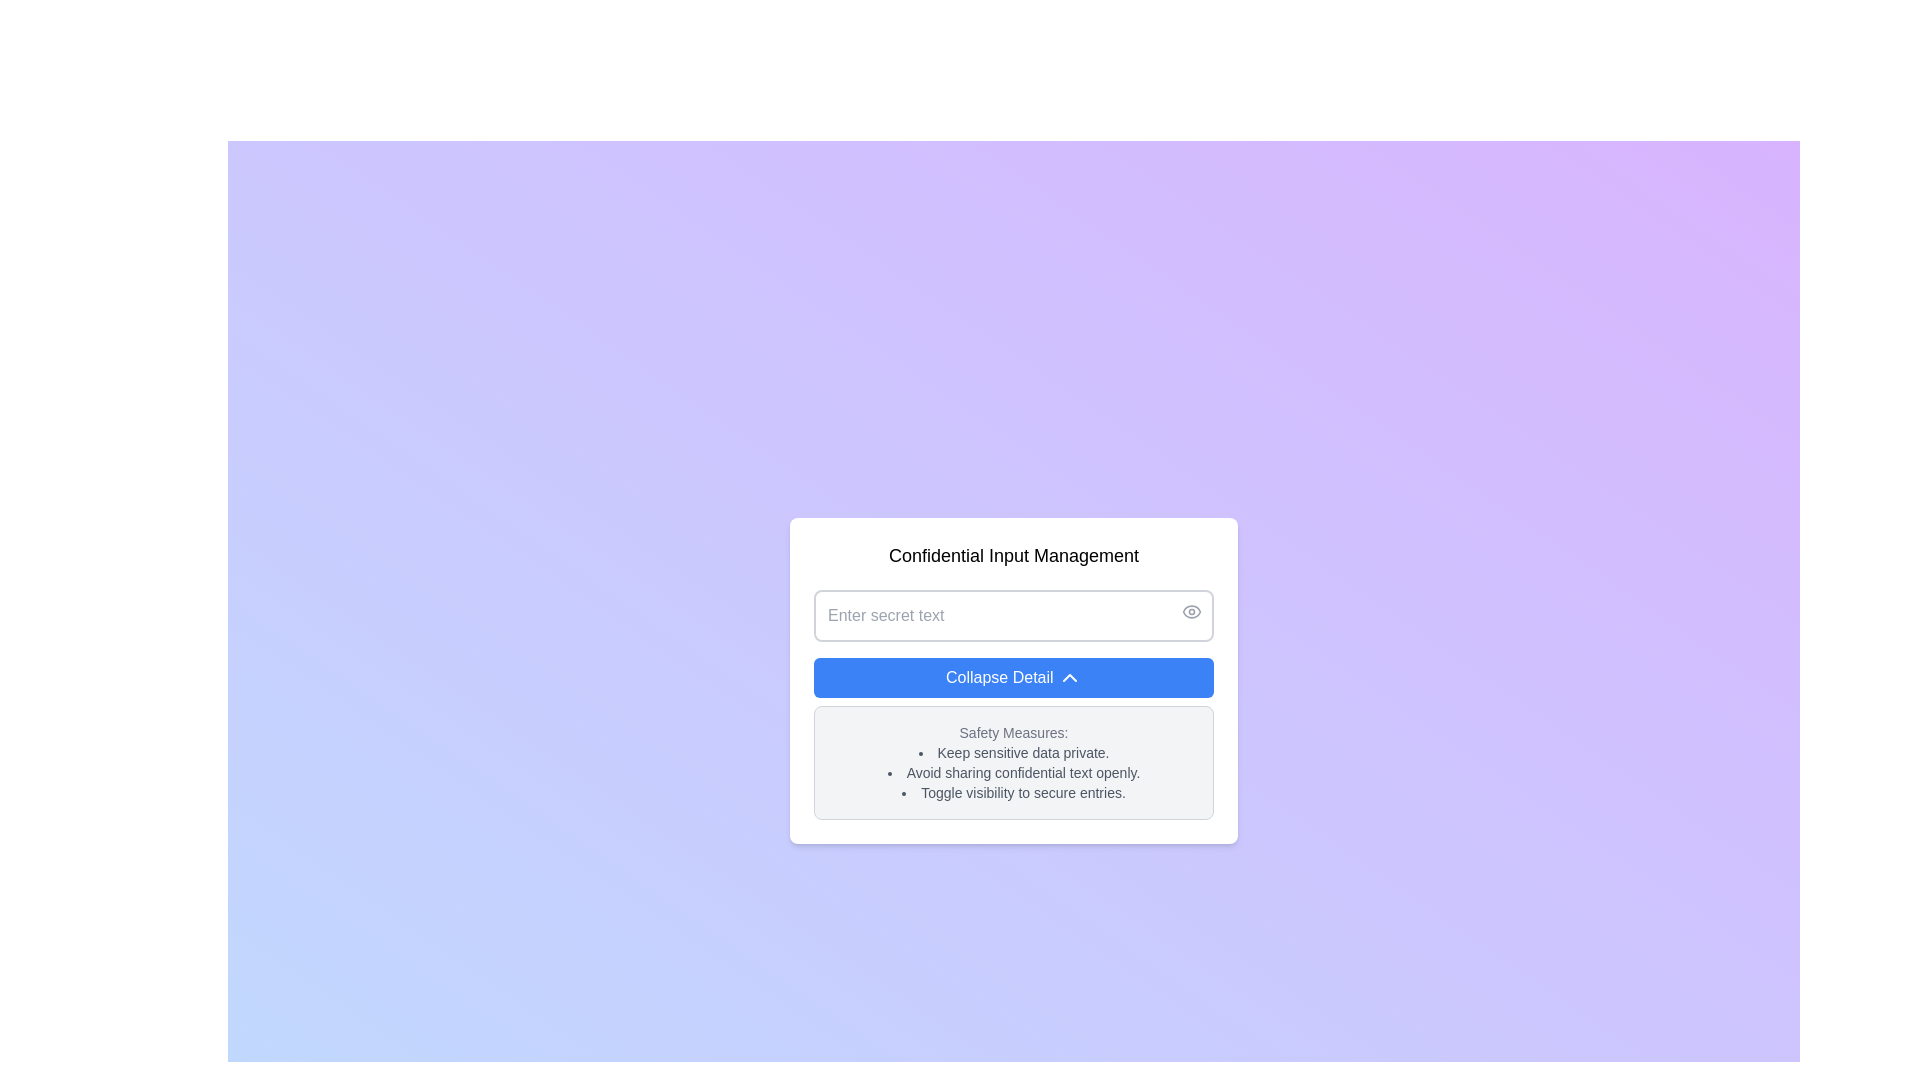 The height and width of the screenshot is (1080, 1920). What do you see at coordinates (1013, 772) in the screenshot?
I see `the second item in the bullet-point list that conveys a security-related guideline, located at the center of the white card section on the interface` at bounding box center [1013, 772].